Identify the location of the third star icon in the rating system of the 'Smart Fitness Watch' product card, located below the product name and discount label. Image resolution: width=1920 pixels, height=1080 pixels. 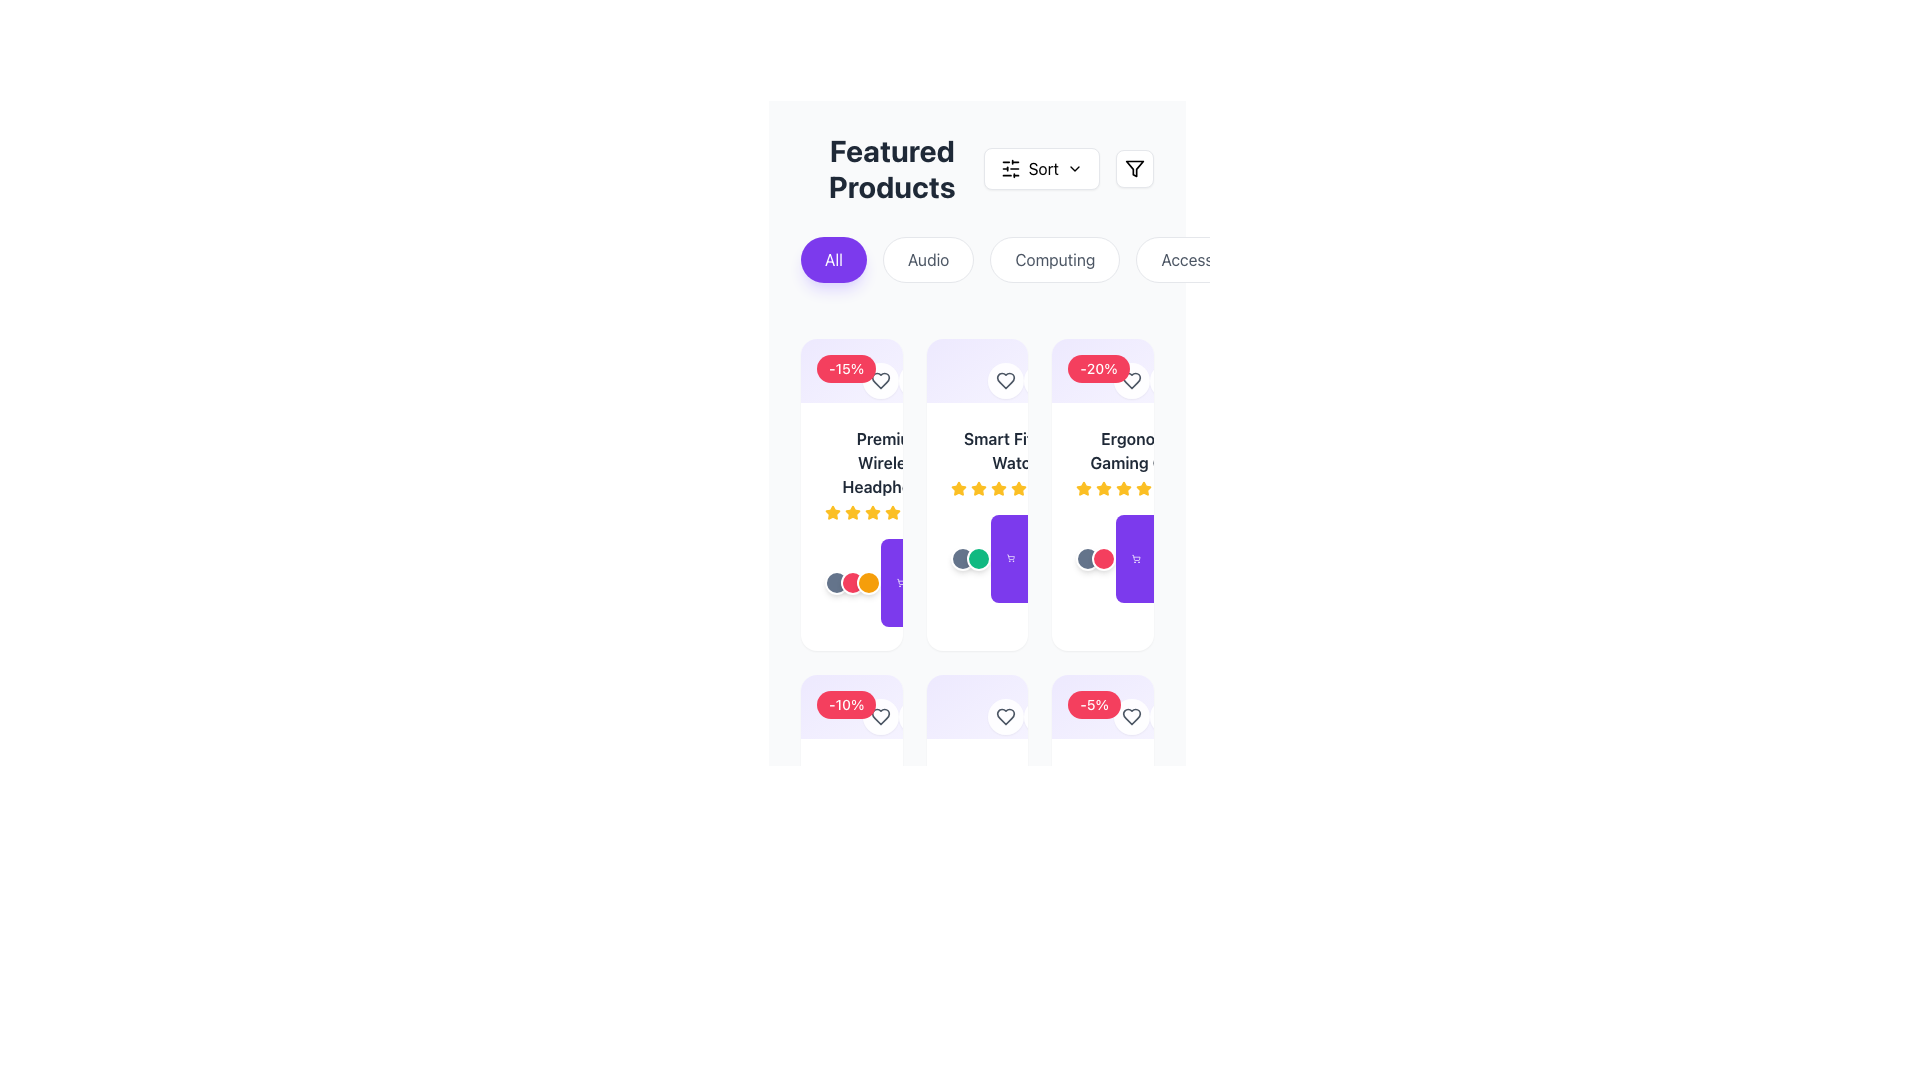
(957, 488).